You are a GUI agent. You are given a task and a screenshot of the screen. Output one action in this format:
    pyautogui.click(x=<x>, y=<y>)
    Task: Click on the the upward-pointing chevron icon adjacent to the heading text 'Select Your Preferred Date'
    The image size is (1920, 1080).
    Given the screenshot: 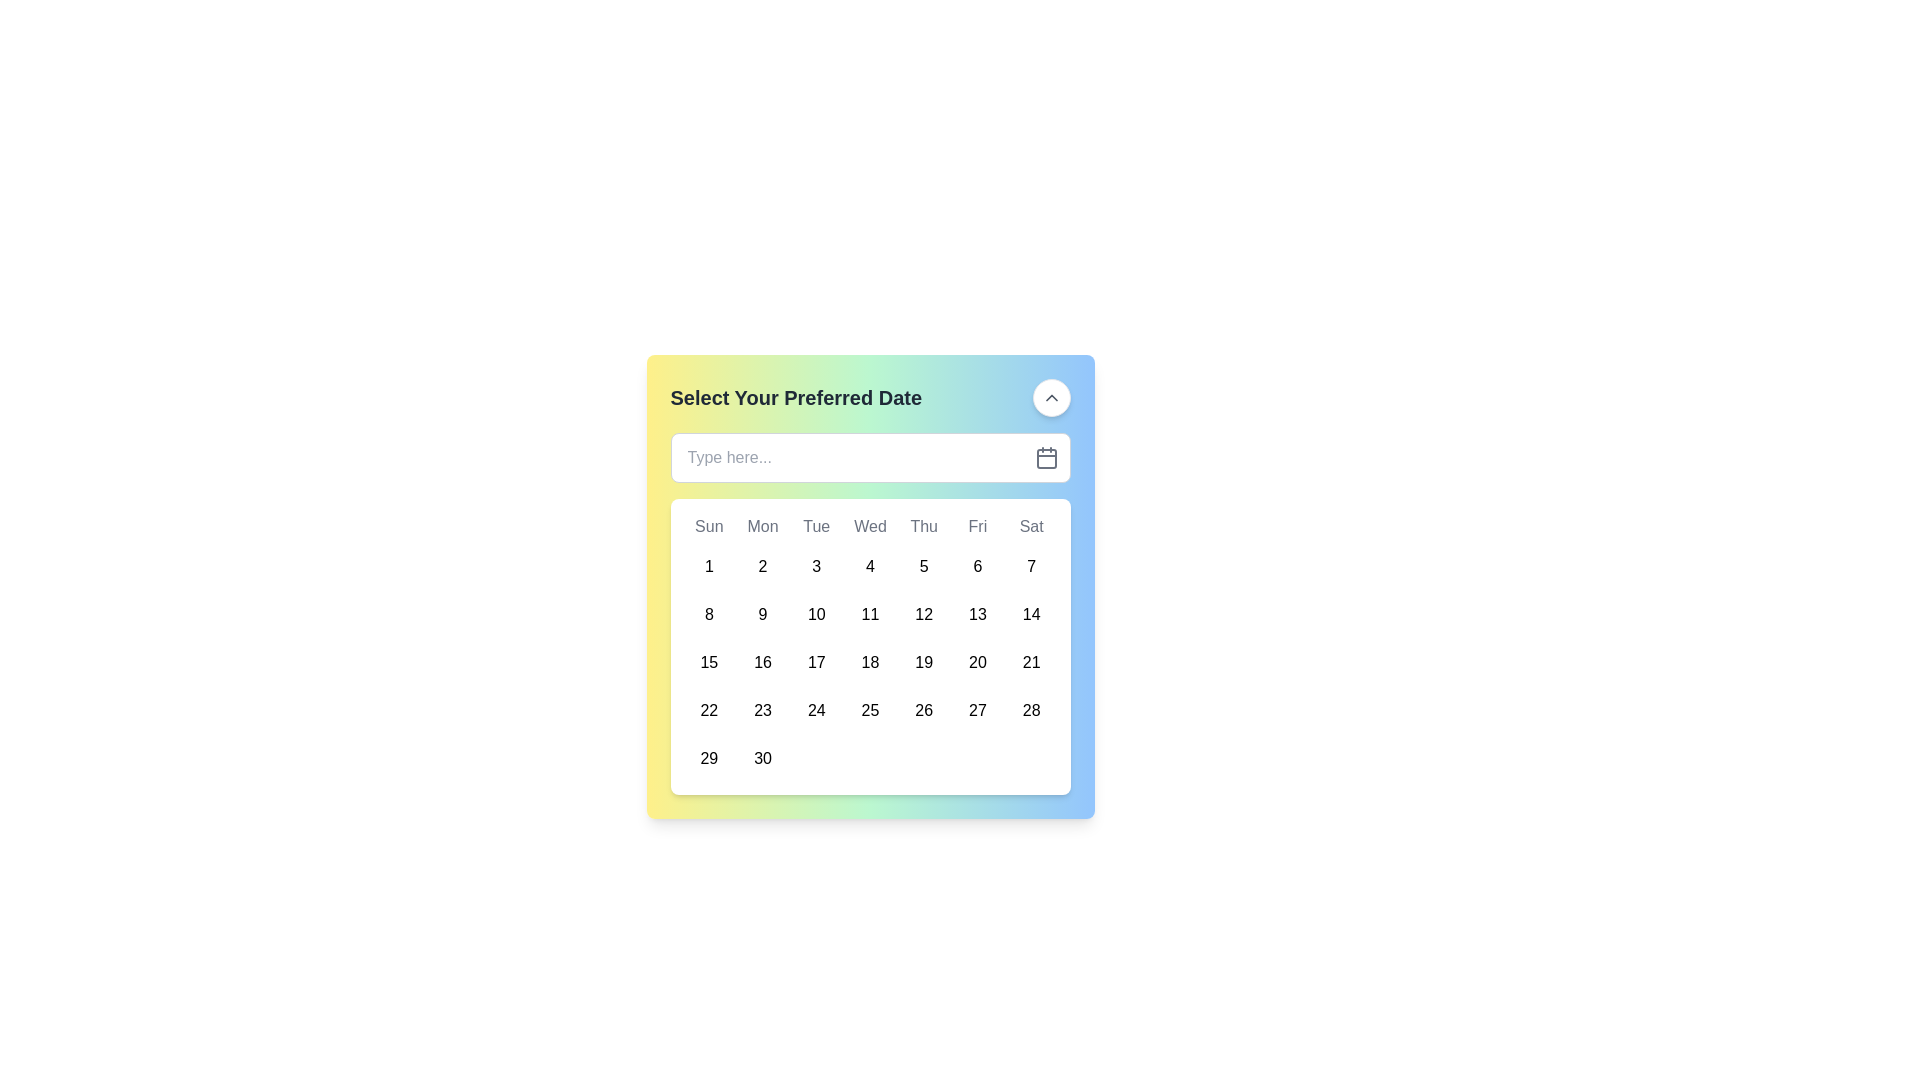 What is the action you would take?
    pyautogui.click(x=870, y=397)
    